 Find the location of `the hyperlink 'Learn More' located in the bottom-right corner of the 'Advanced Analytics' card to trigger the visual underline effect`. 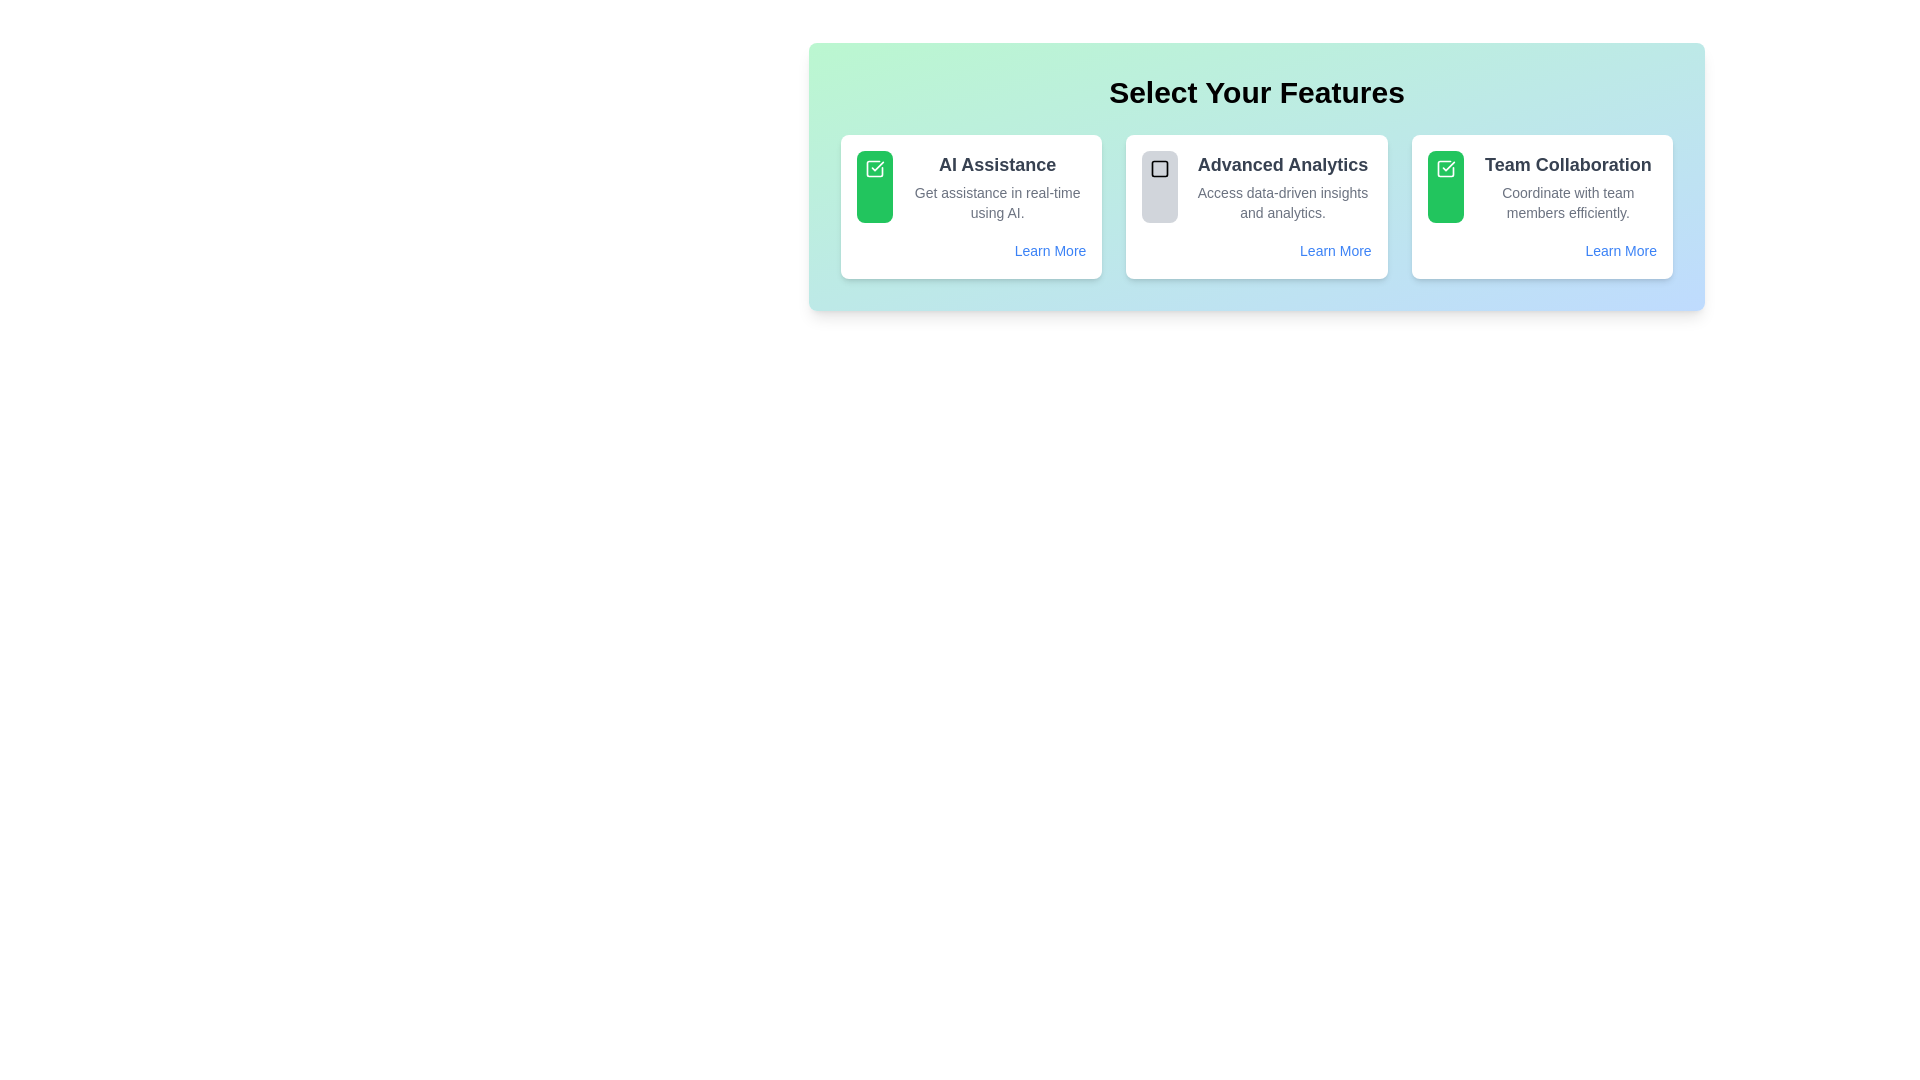

the hyperlink 'Learn More' located in the bottom-right corner of the 'Advanced Analytics' card to trigger the visual underline effect is located at coordinates (1335, 249).